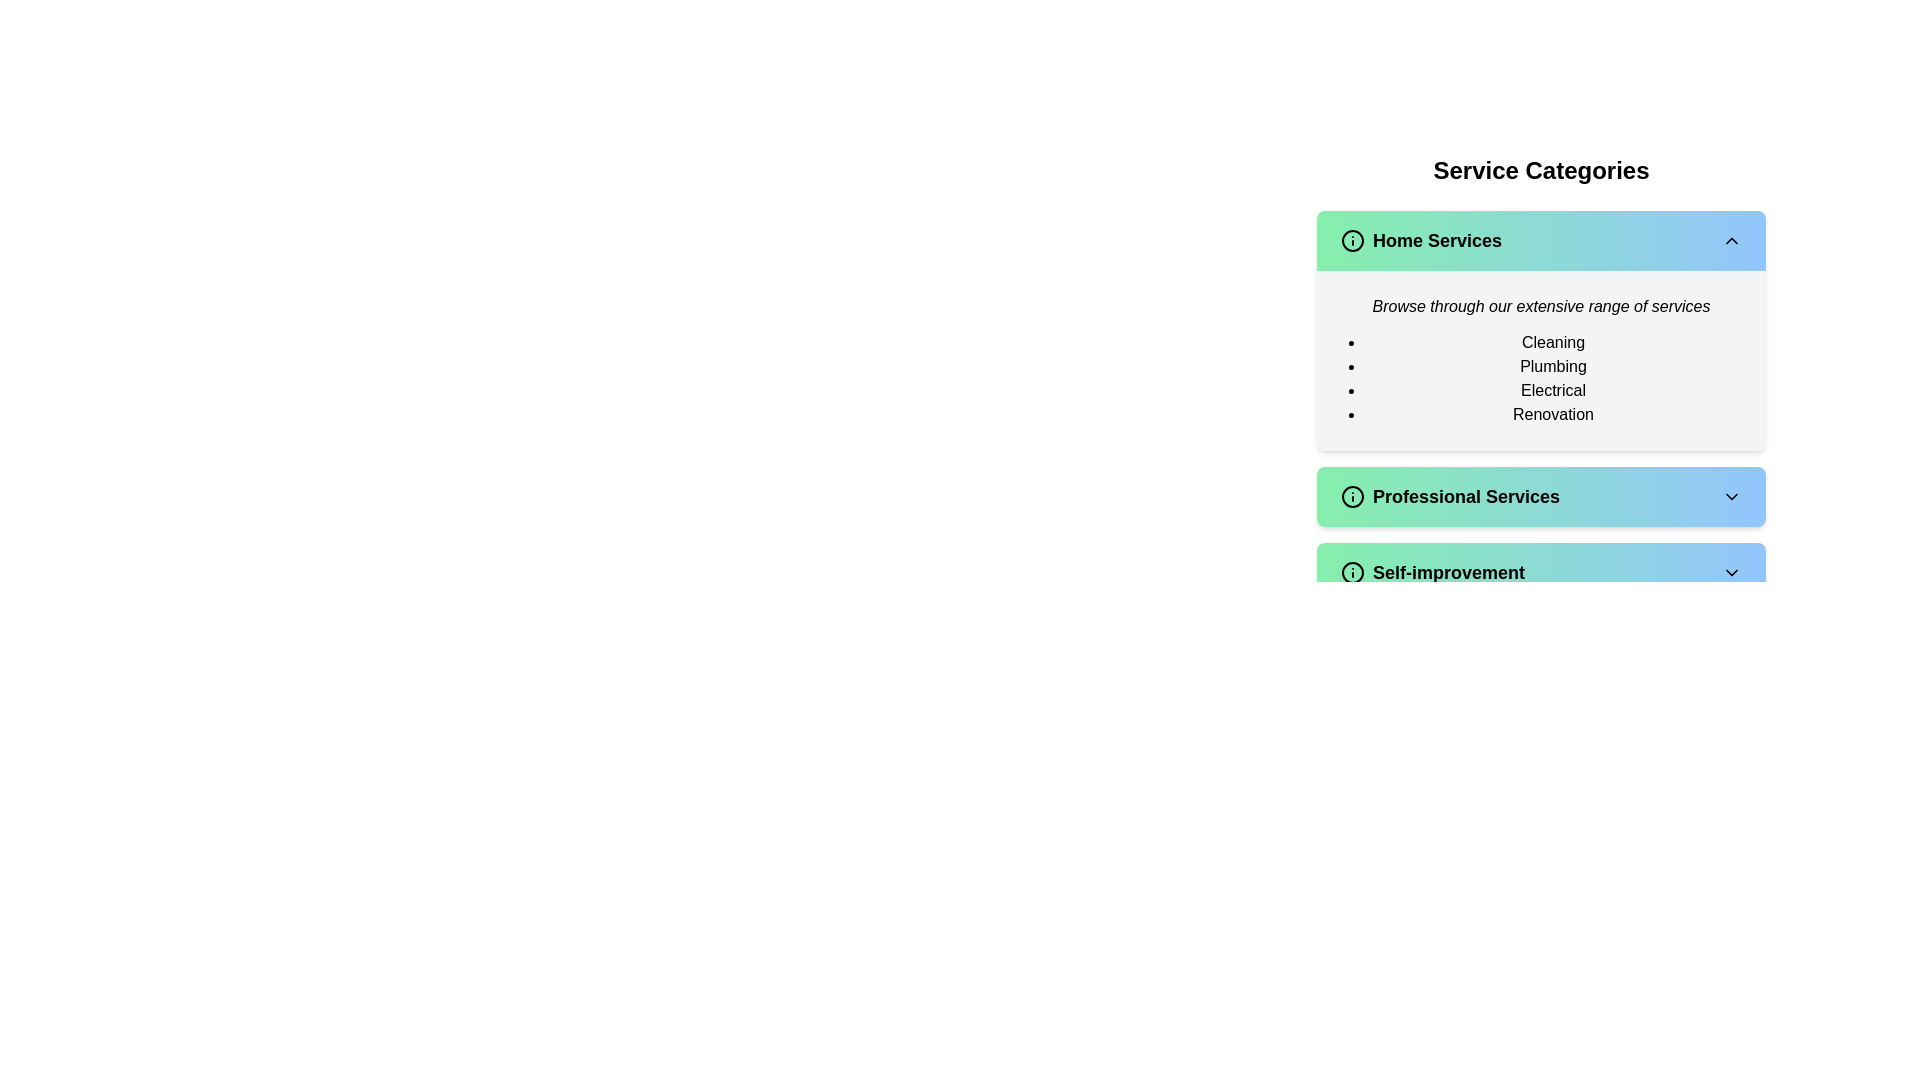 Image resolution: width=1920 pixels, height=1080 pixels. Describe the element at coordinates (1552, 414) in the screenshot. I see `the non-interactive textual label for 'Renovation' in the Home Services section, which is the fourth item in a vertically aligned list` at that location.